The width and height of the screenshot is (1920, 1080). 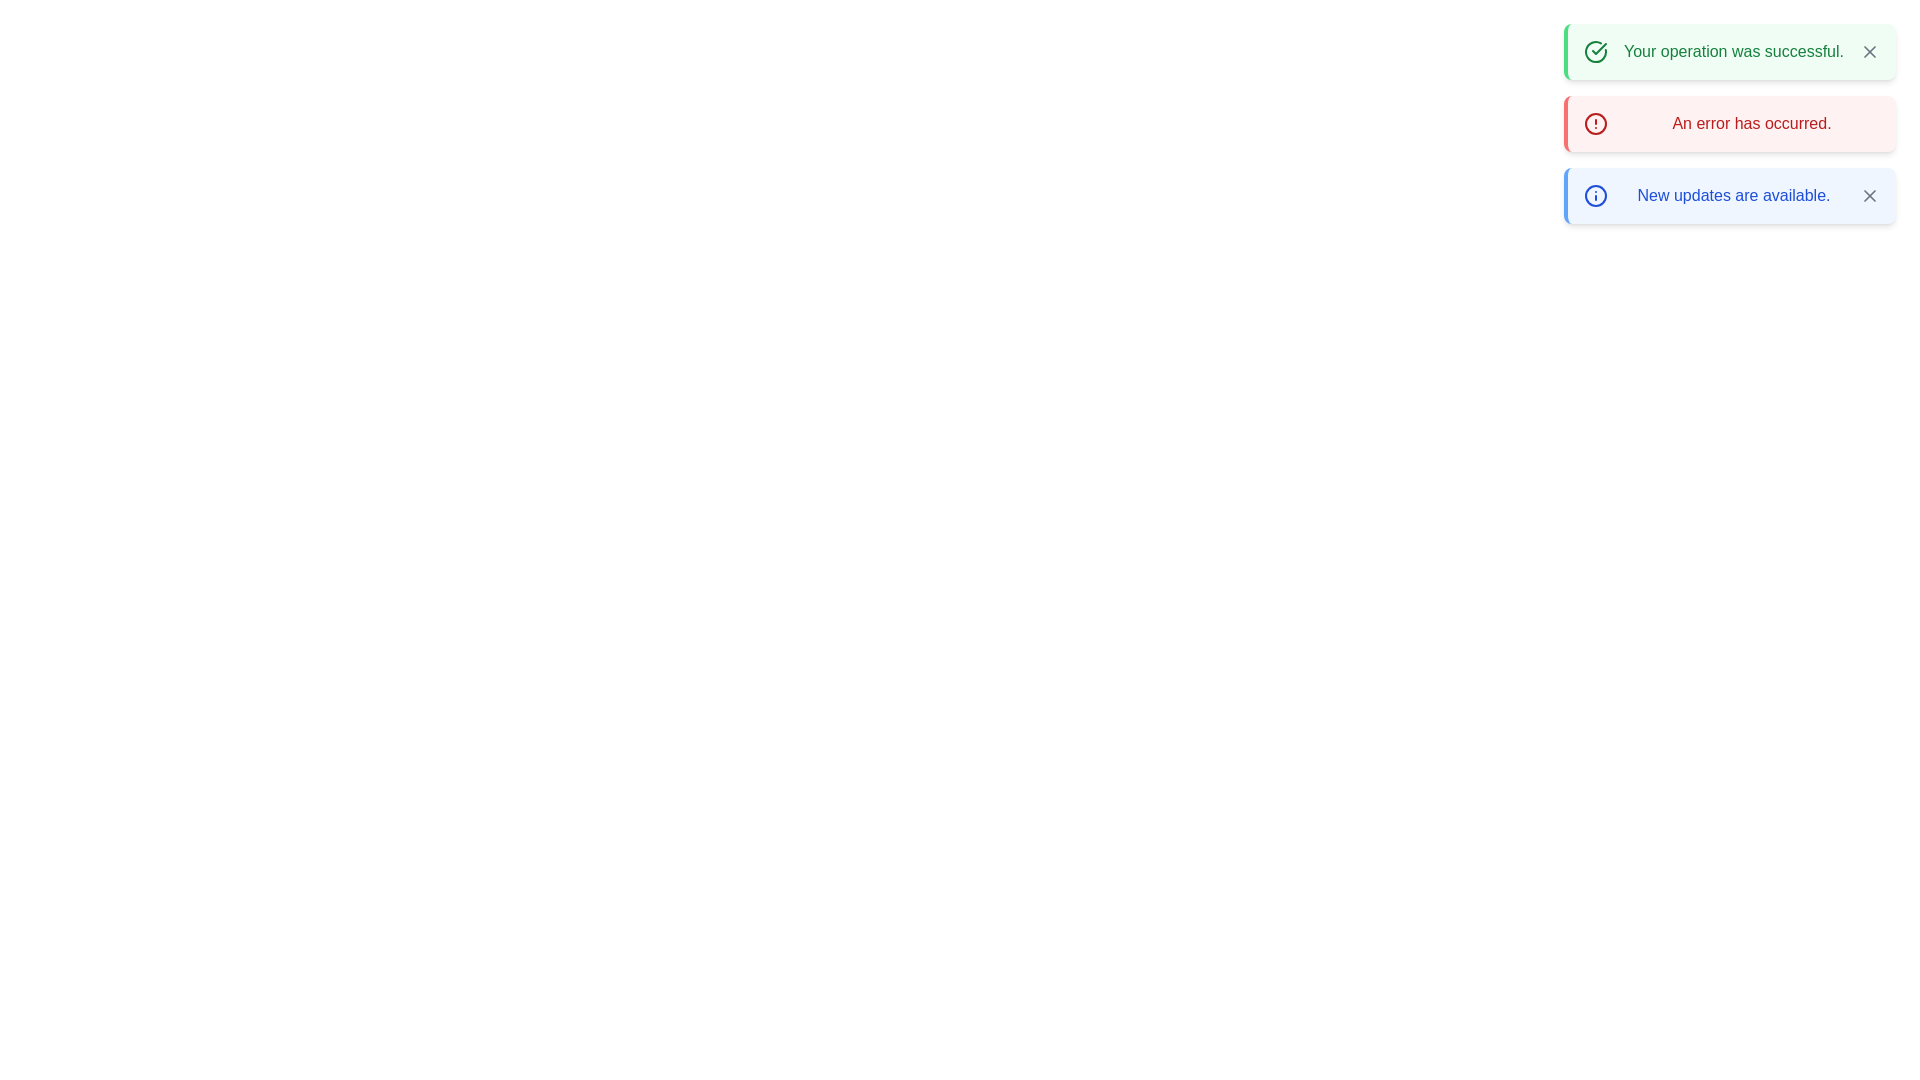 I want to click on the alert with the message 'New updates are available.' to see the hover effect, so click(x=1728, y=196).